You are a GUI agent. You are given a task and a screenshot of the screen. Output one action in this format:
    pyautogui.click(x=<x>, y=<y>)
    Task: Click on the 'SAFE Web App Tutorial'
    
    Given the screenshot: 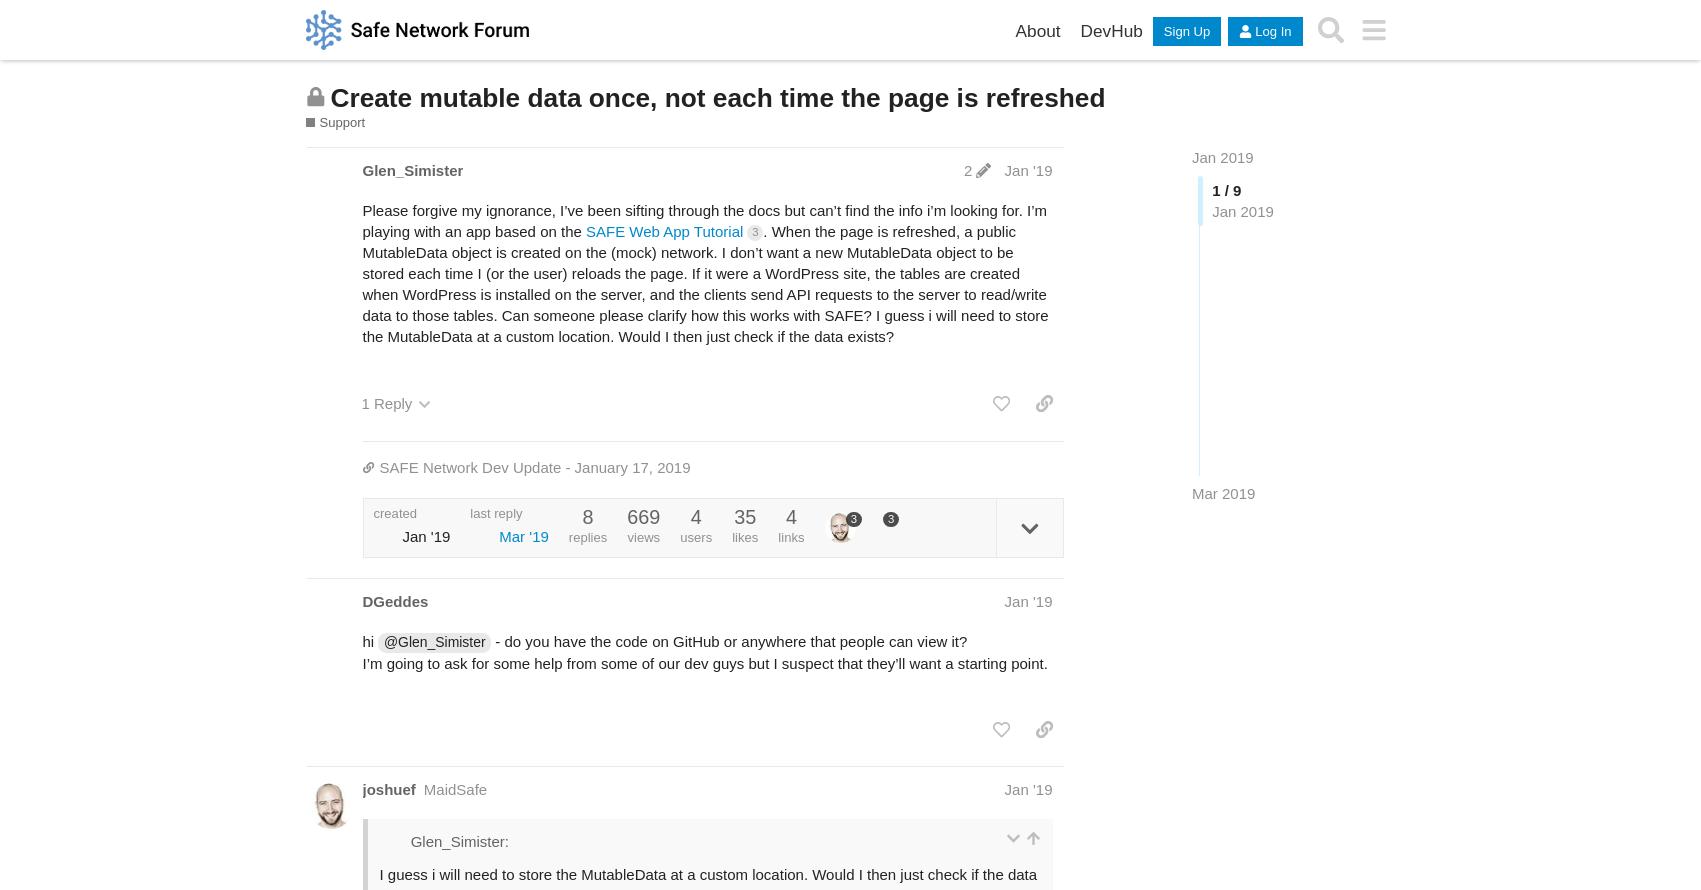 What is the action you would take?
    pyautogui.click(x=663, y=230)
    